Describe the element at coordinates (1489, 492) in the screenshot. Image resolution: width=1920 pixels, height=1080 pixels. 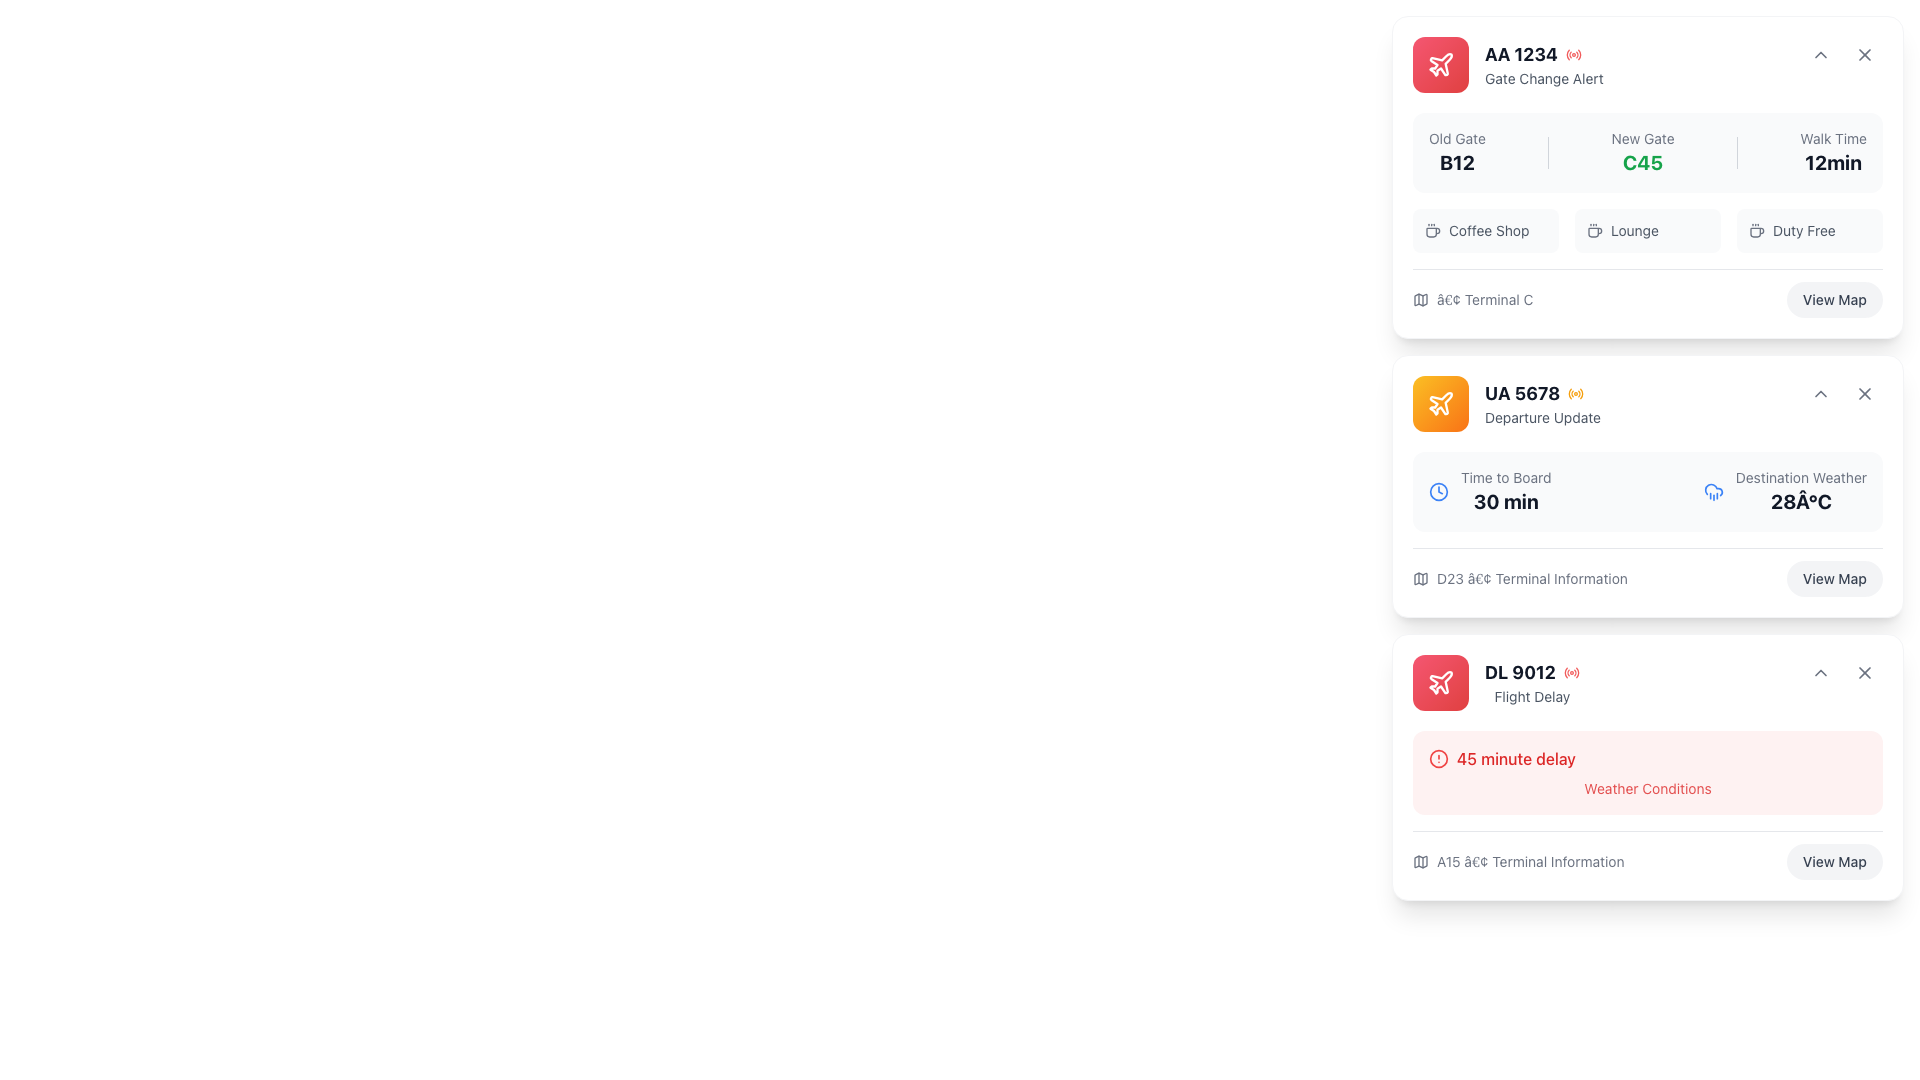
I see `the informational UI component that displays the time remaining until boarding for a specific flight, located in the second card from the top in the right column` at that location.